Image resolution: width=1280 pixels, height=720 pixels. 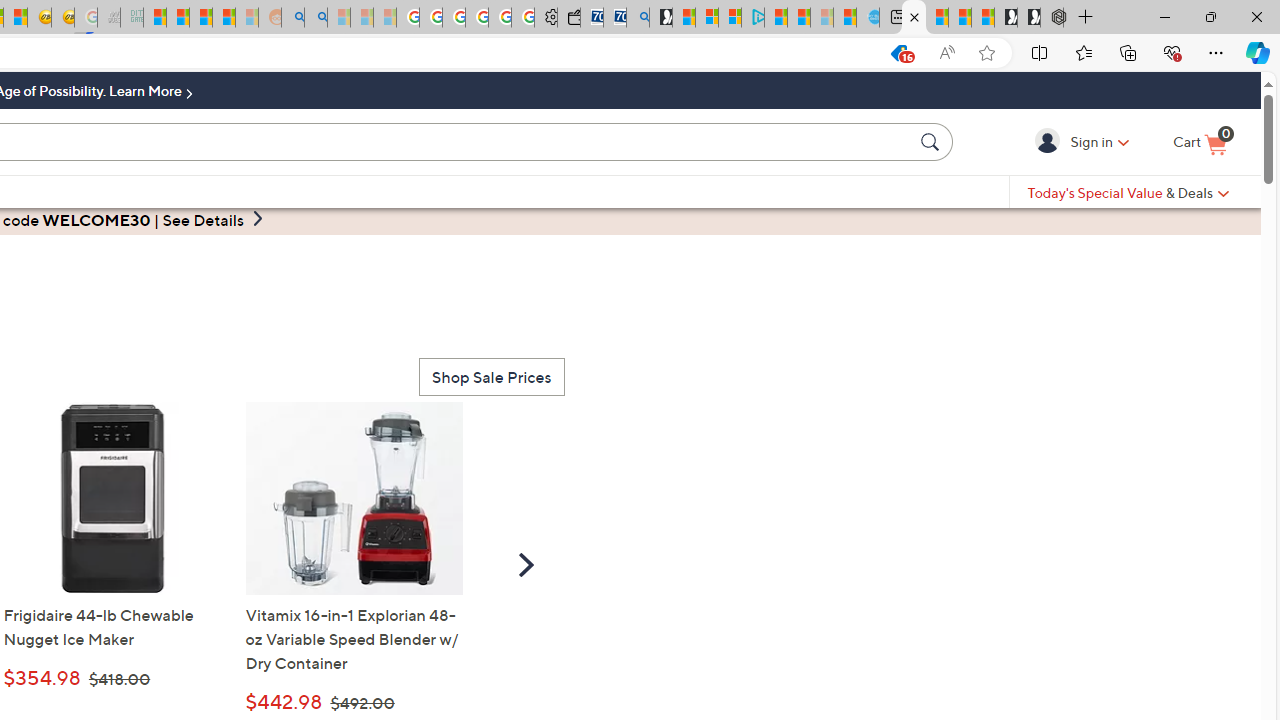 I want to click on ' Frigidaire 44-lb Chewable Nugget Ice Maker - K86274', so click(x=111, y=497).